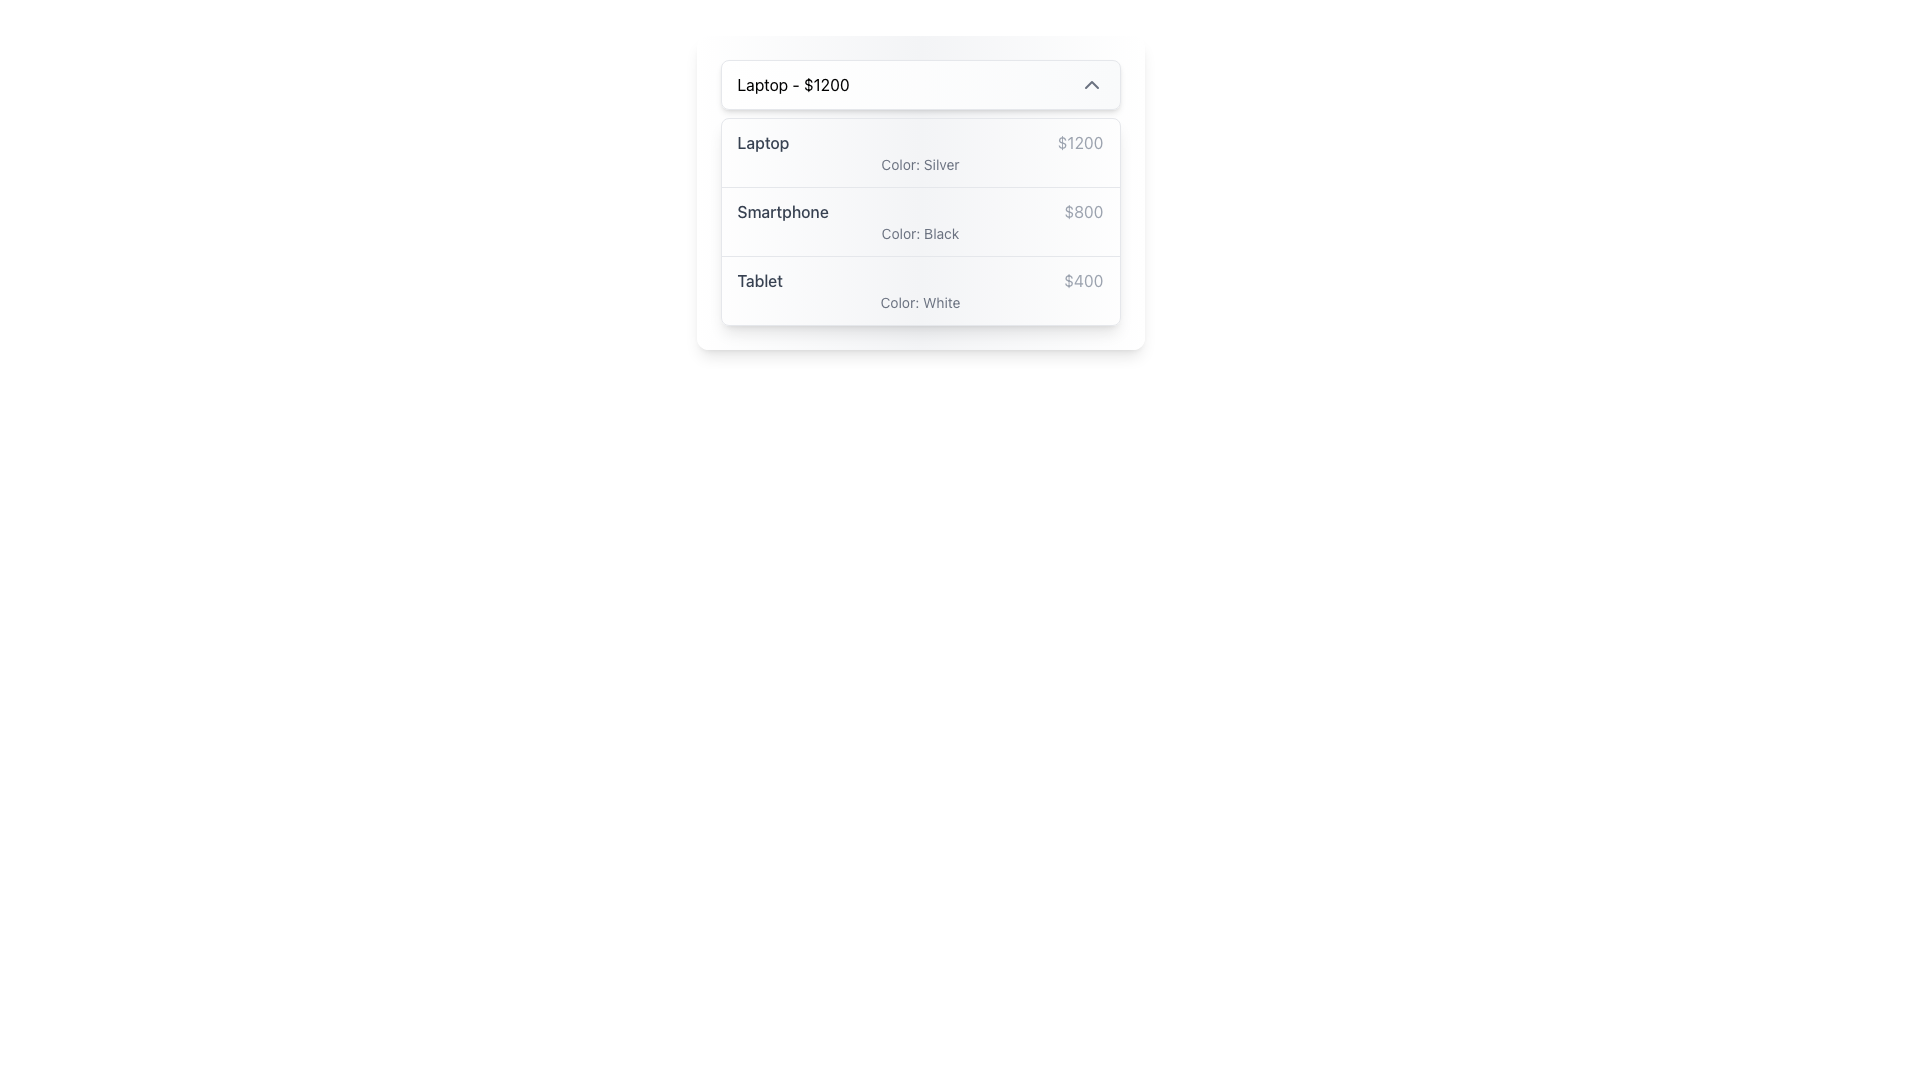  What do you see at coordinates (919, 303) in the screenshot?
I see `text displayed in the label that shows 'Color: White', which is positioned below the price and description of the 'Tablet' item` at bounding box center [919, 303].